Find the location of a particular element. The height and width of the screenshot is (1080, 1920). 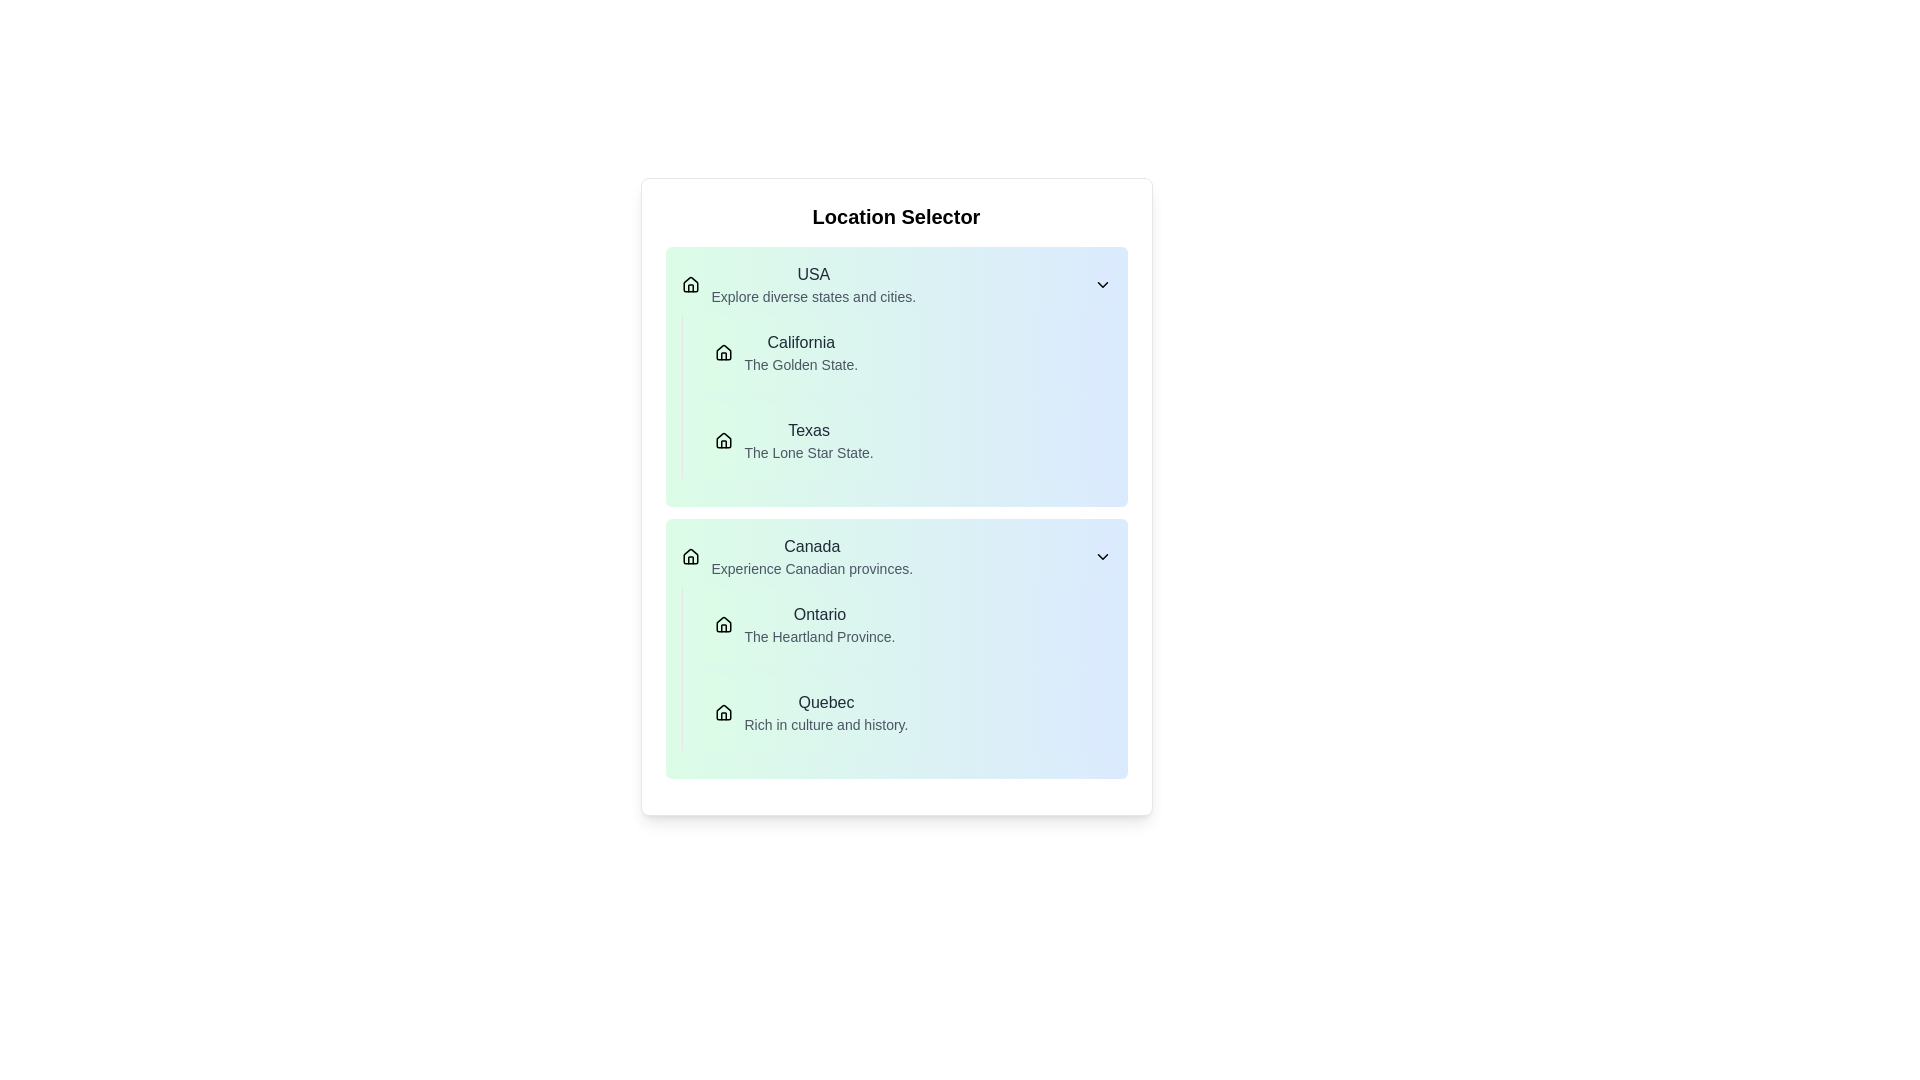

informational text that states 'Experience Canadian provinces.' which is styled in light gray and located below the title 'Canada' is located at coordinates (812, 569).